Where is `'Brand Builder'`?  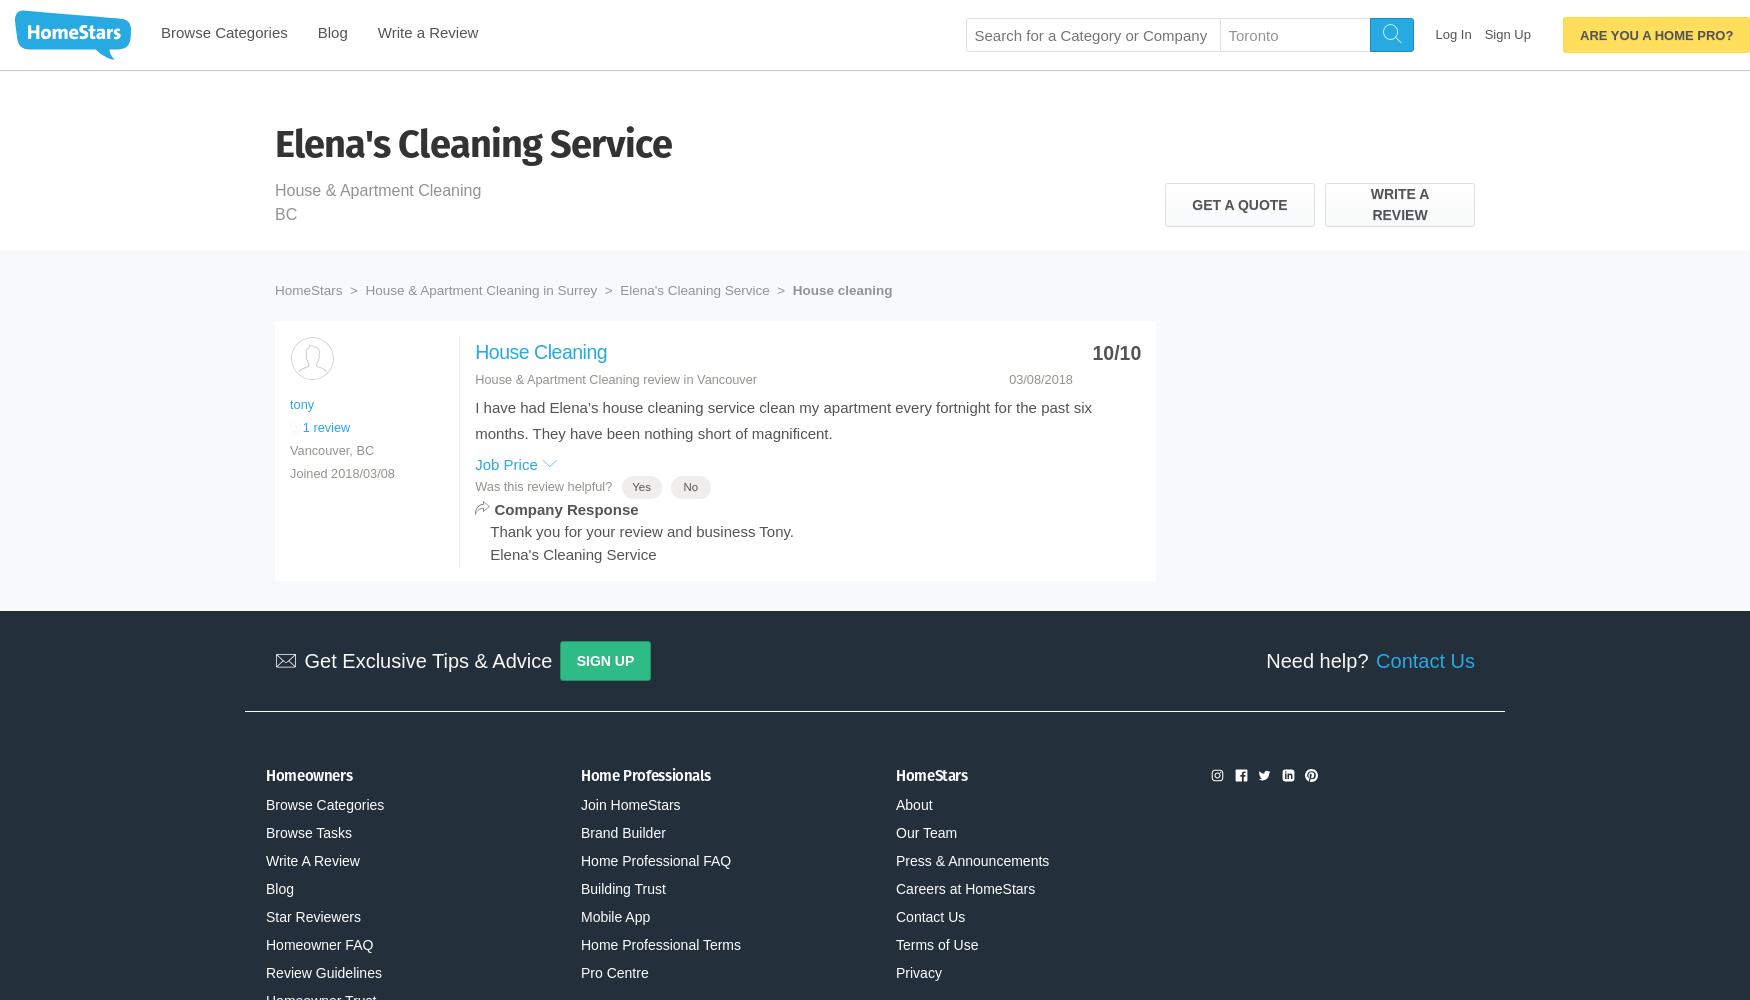 'Brand Builder' is located at coordinates (623, 832).